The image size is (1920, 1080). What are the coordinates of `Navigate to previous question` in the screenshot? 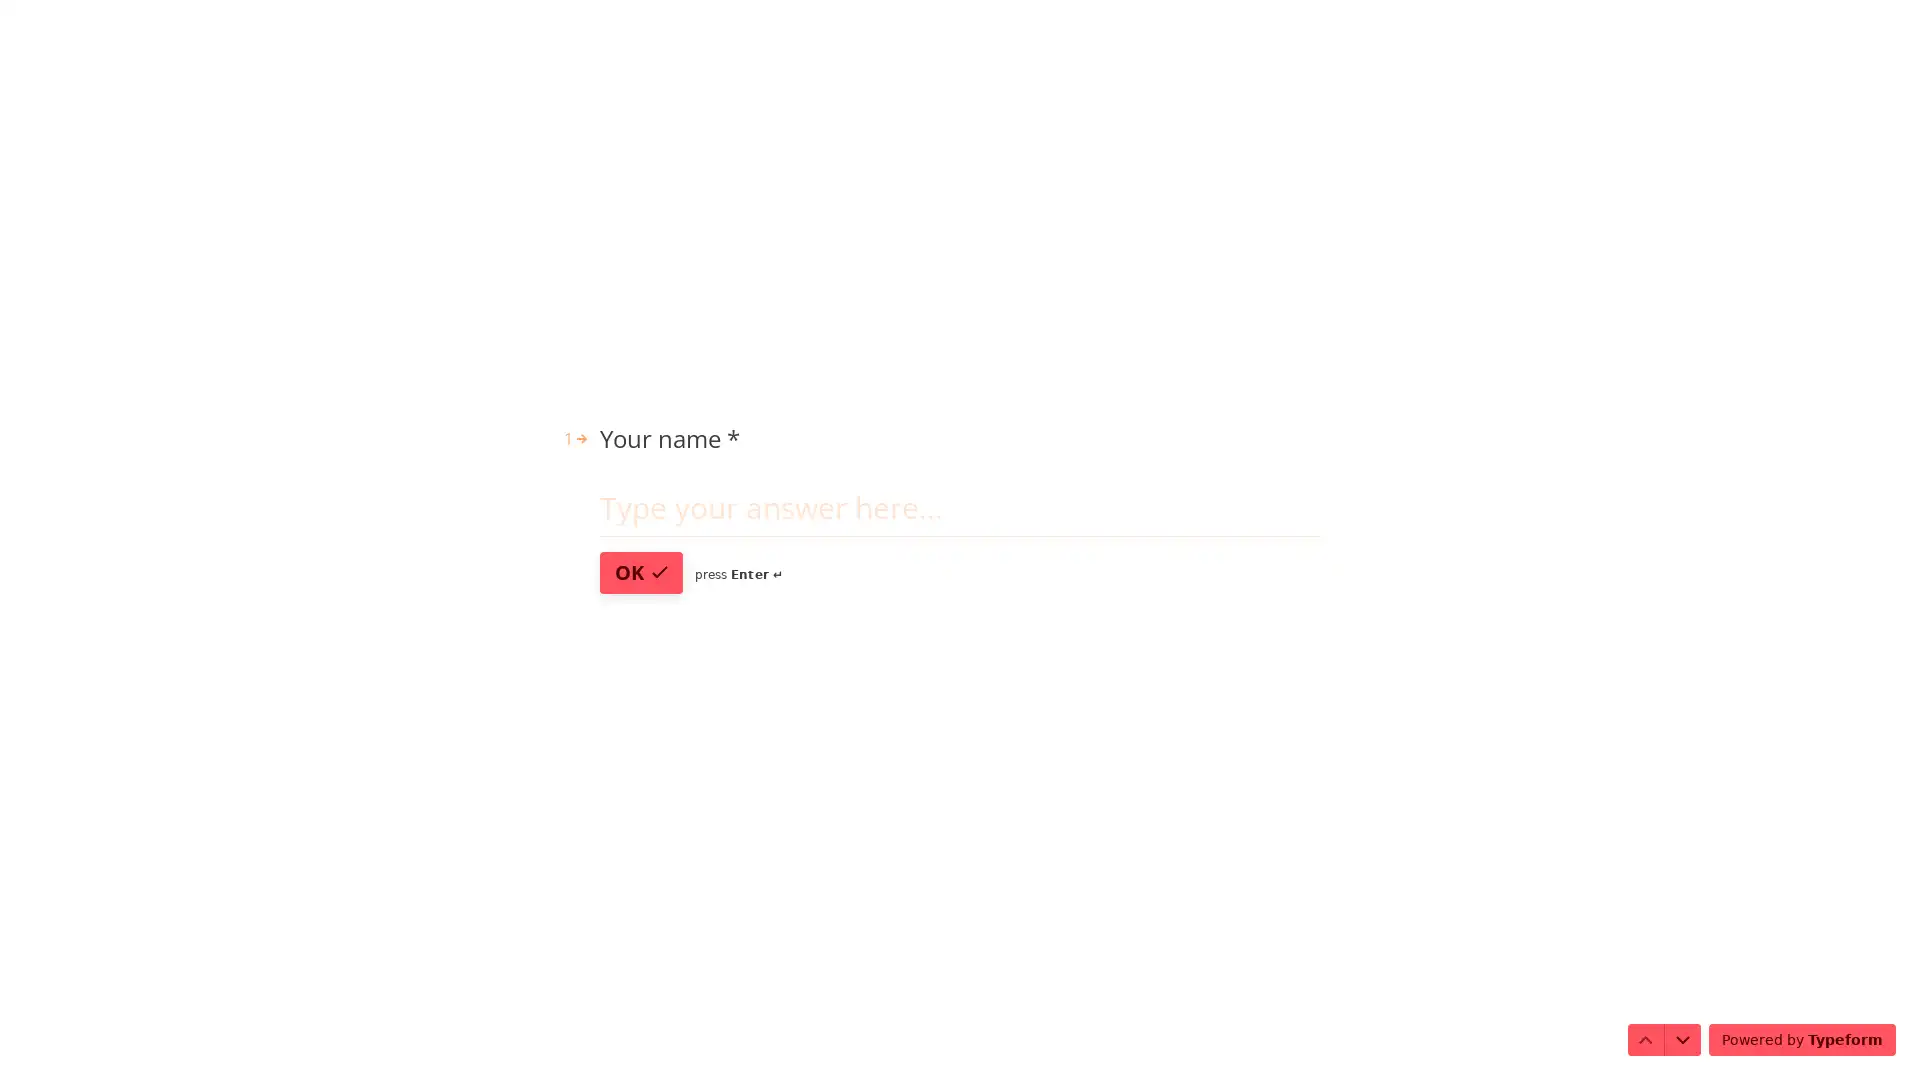 It's located at (1646, 1039).